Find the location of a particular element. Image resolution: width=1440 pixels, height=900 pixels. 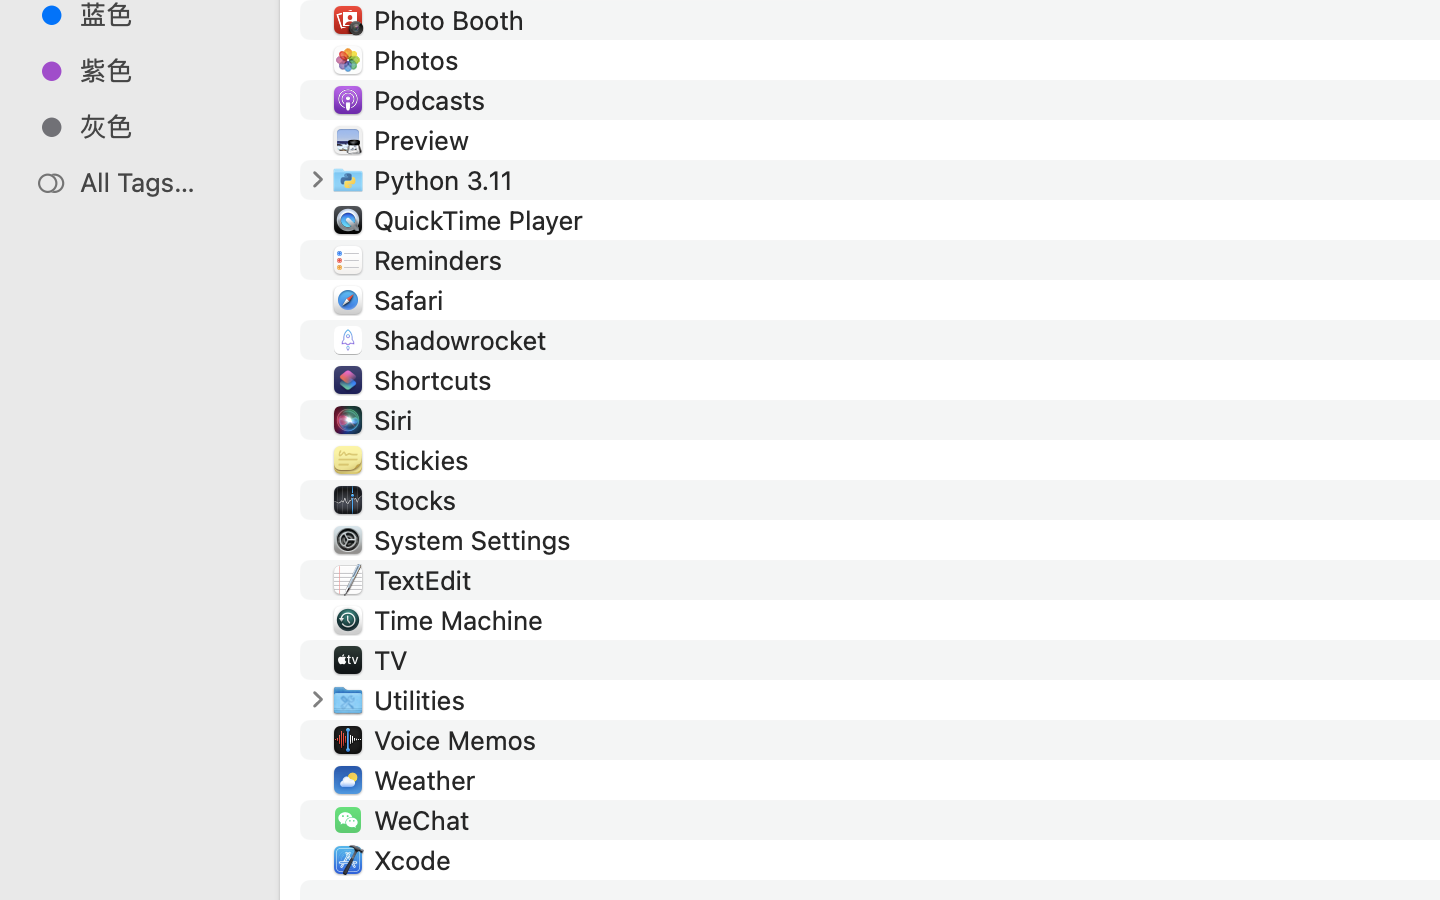

'Preview' is located at coordinates (425, 140).